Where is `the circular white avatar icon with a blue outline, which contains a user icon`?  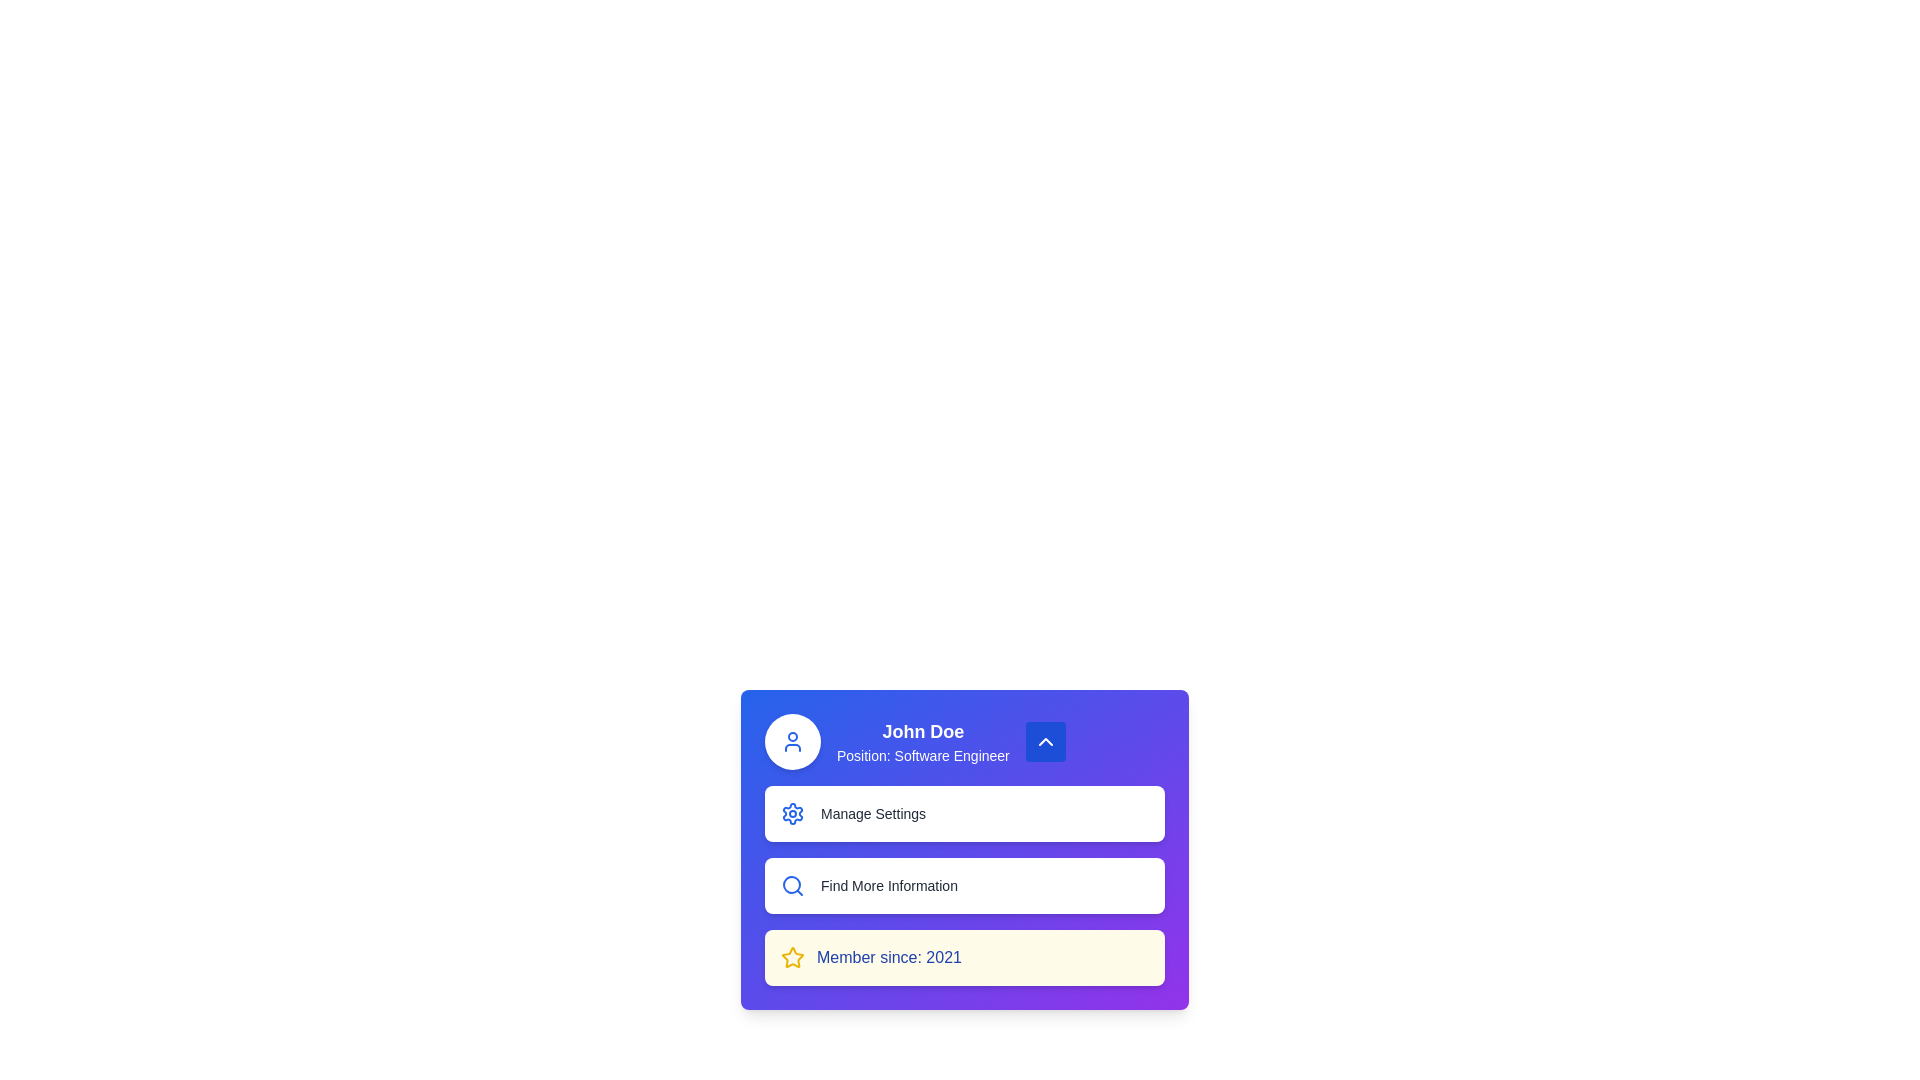 the circular white avatar icon with a blue outline, which contains a user icon is located at coordinates (791, 741).